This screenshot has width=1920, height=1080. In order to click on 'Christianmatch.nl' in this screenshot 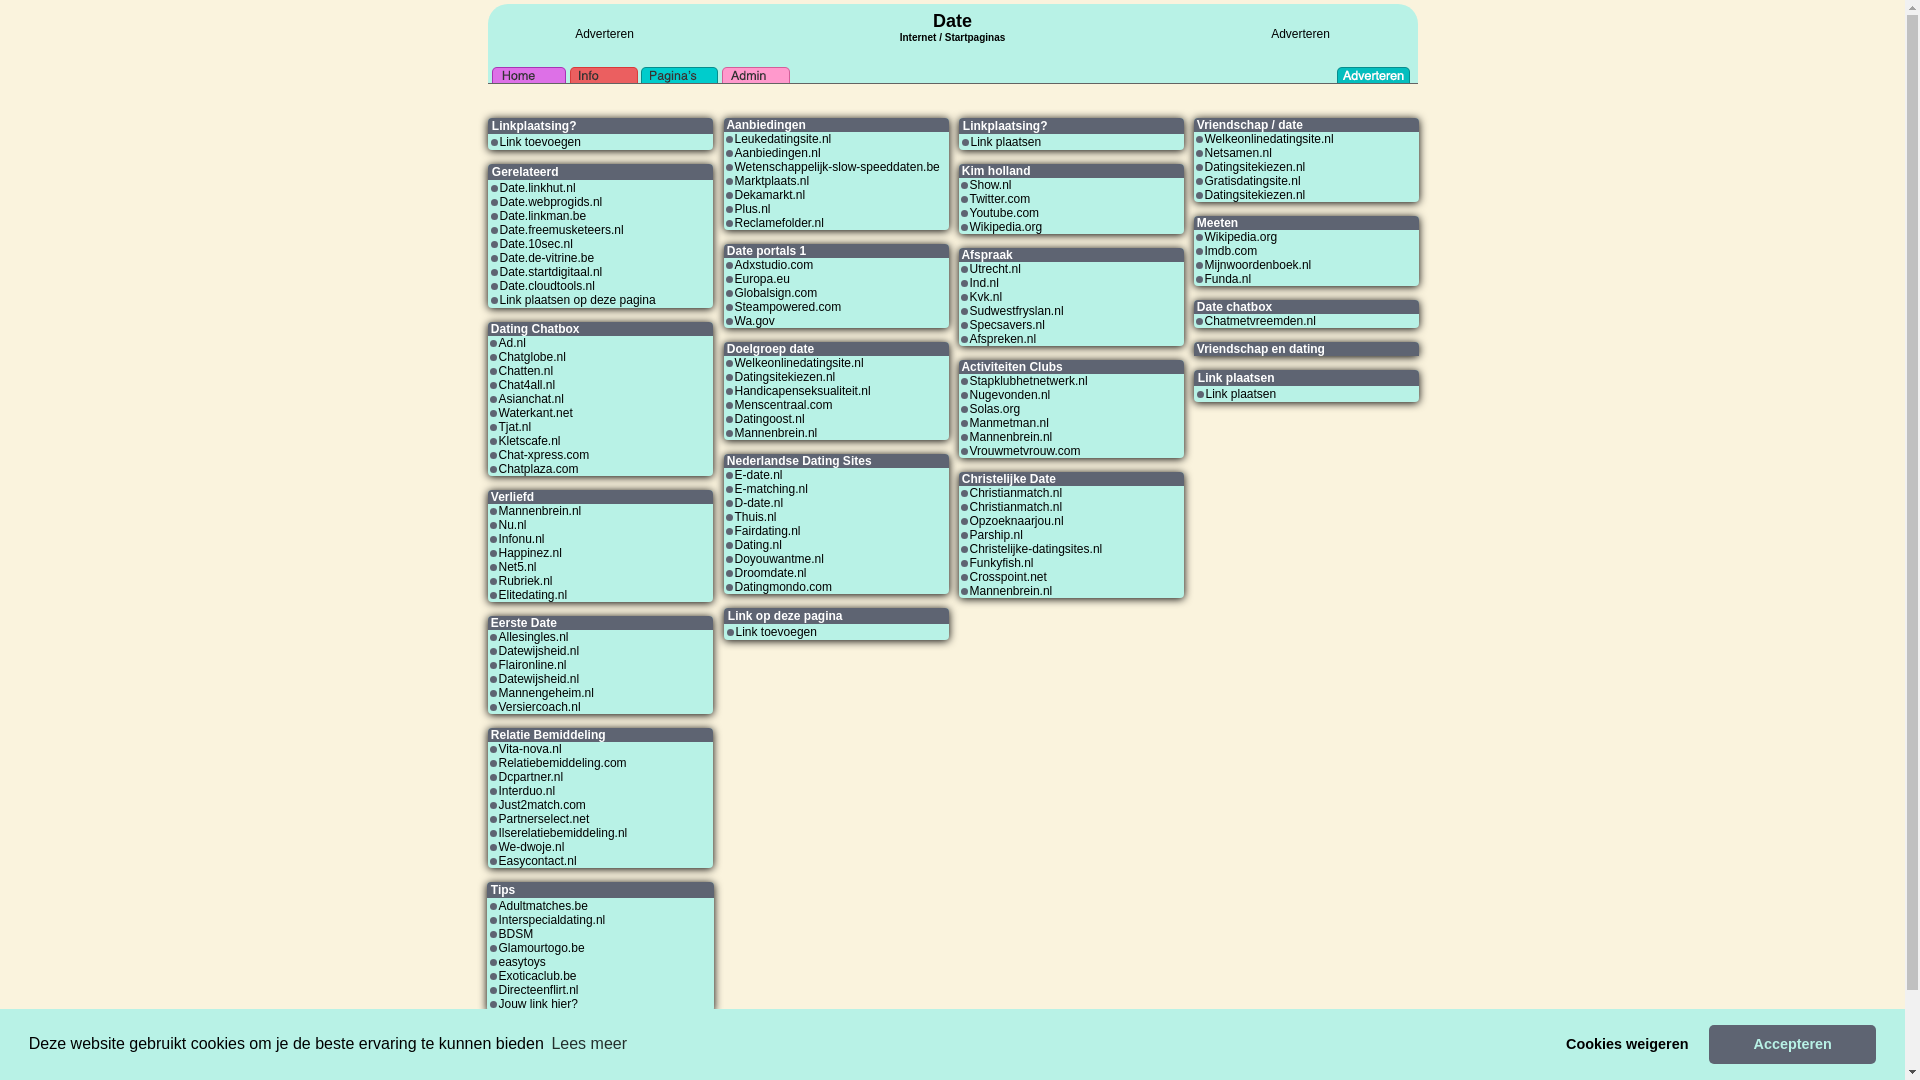, I will do `click(1016, 493)`.